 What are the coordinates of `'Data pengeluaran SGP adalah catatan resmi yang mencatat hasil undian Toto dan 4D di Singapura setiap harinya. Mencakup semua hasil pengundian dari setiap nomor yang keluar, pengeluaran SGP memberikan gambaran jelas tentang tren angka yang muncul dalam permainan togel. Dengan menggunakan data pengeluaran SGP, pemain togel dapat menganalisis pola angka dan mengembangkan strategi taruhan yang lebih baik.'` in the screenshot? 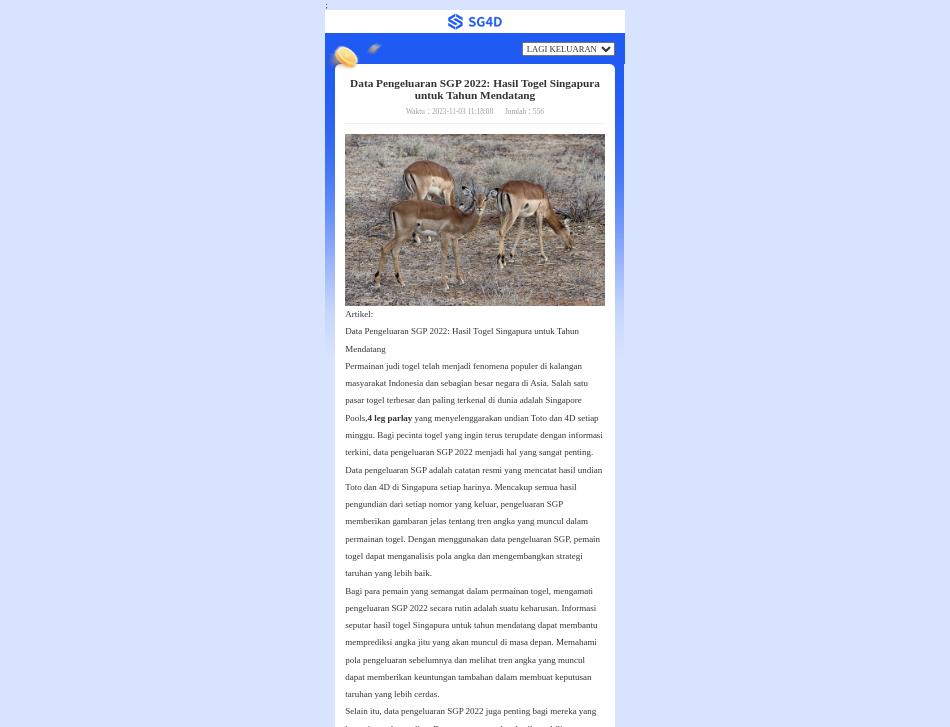 It's located at (472, 519).